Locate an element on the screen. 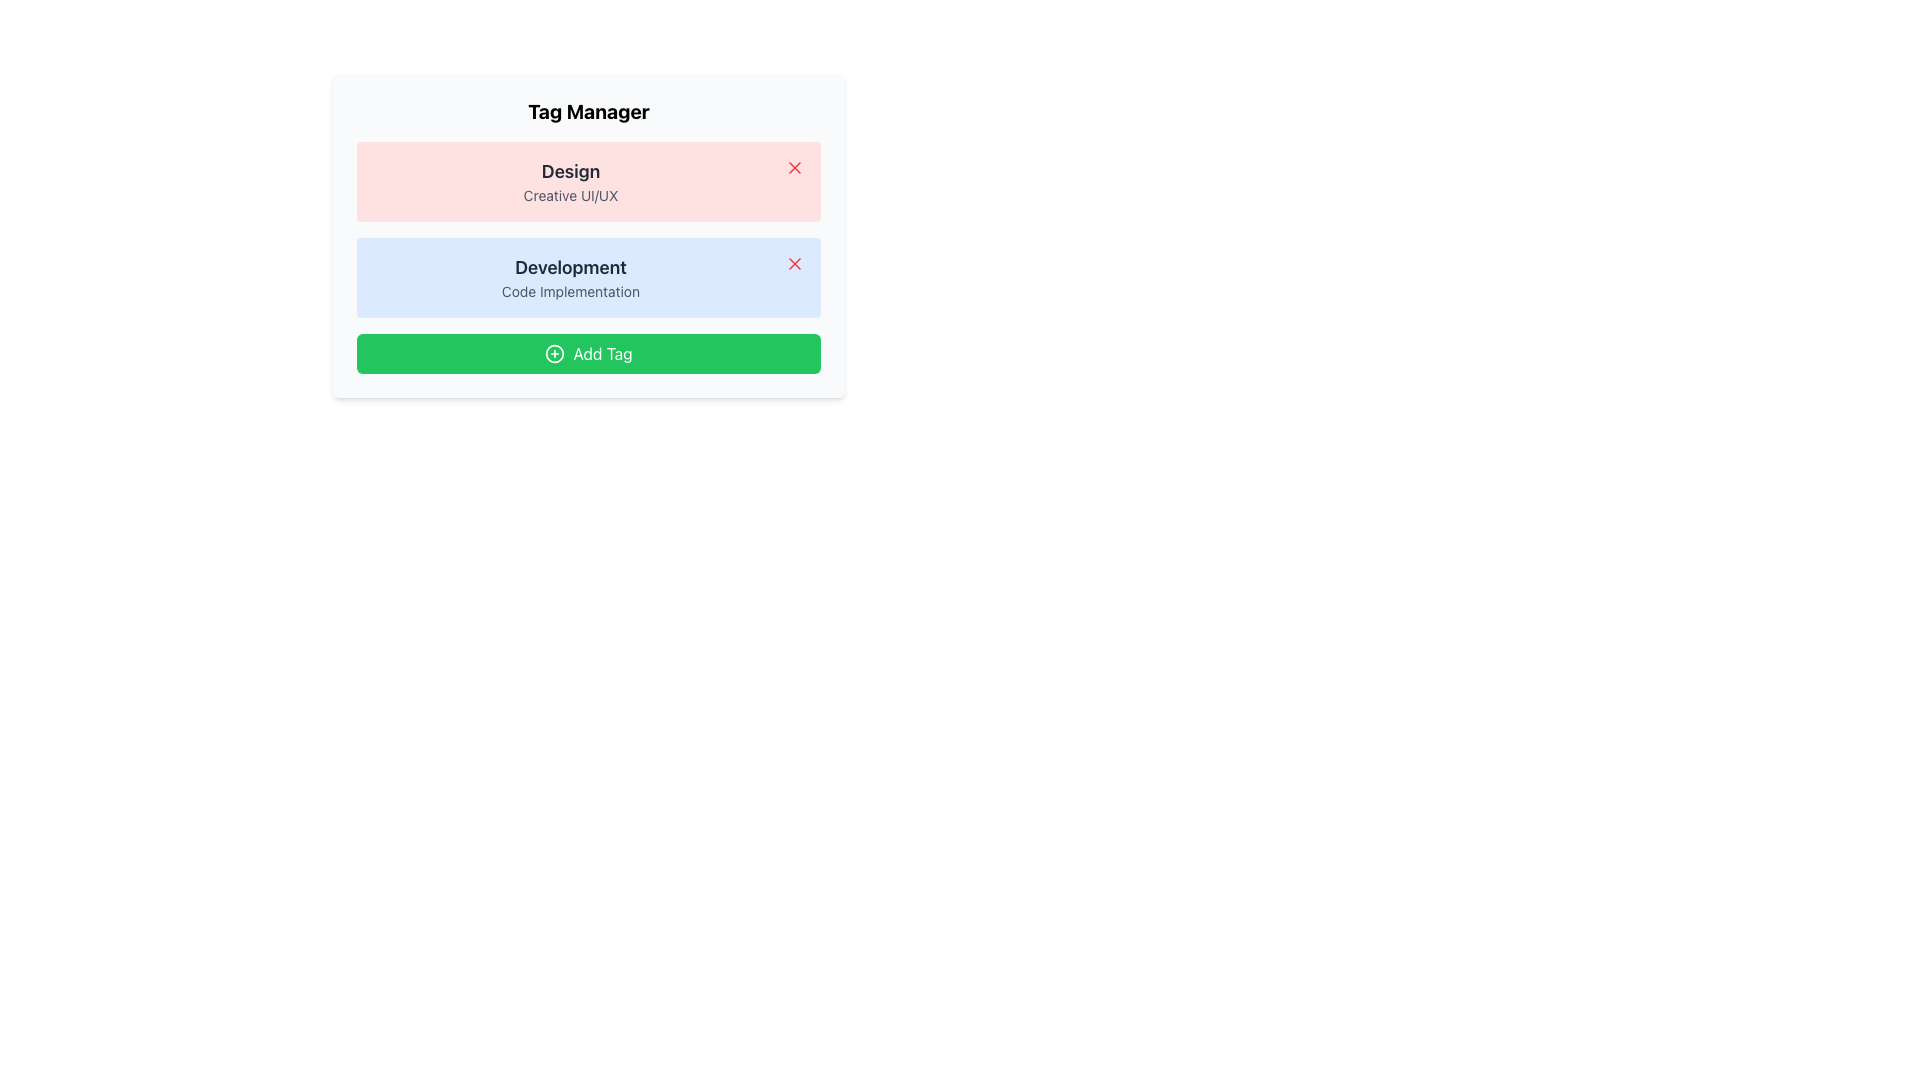 The width and height of the screenshot is (1920, 1080). text element serving as the title or label indicating a category or section header related to 'Design', located at the top-center of the display area is located at coordinates (570, 171).